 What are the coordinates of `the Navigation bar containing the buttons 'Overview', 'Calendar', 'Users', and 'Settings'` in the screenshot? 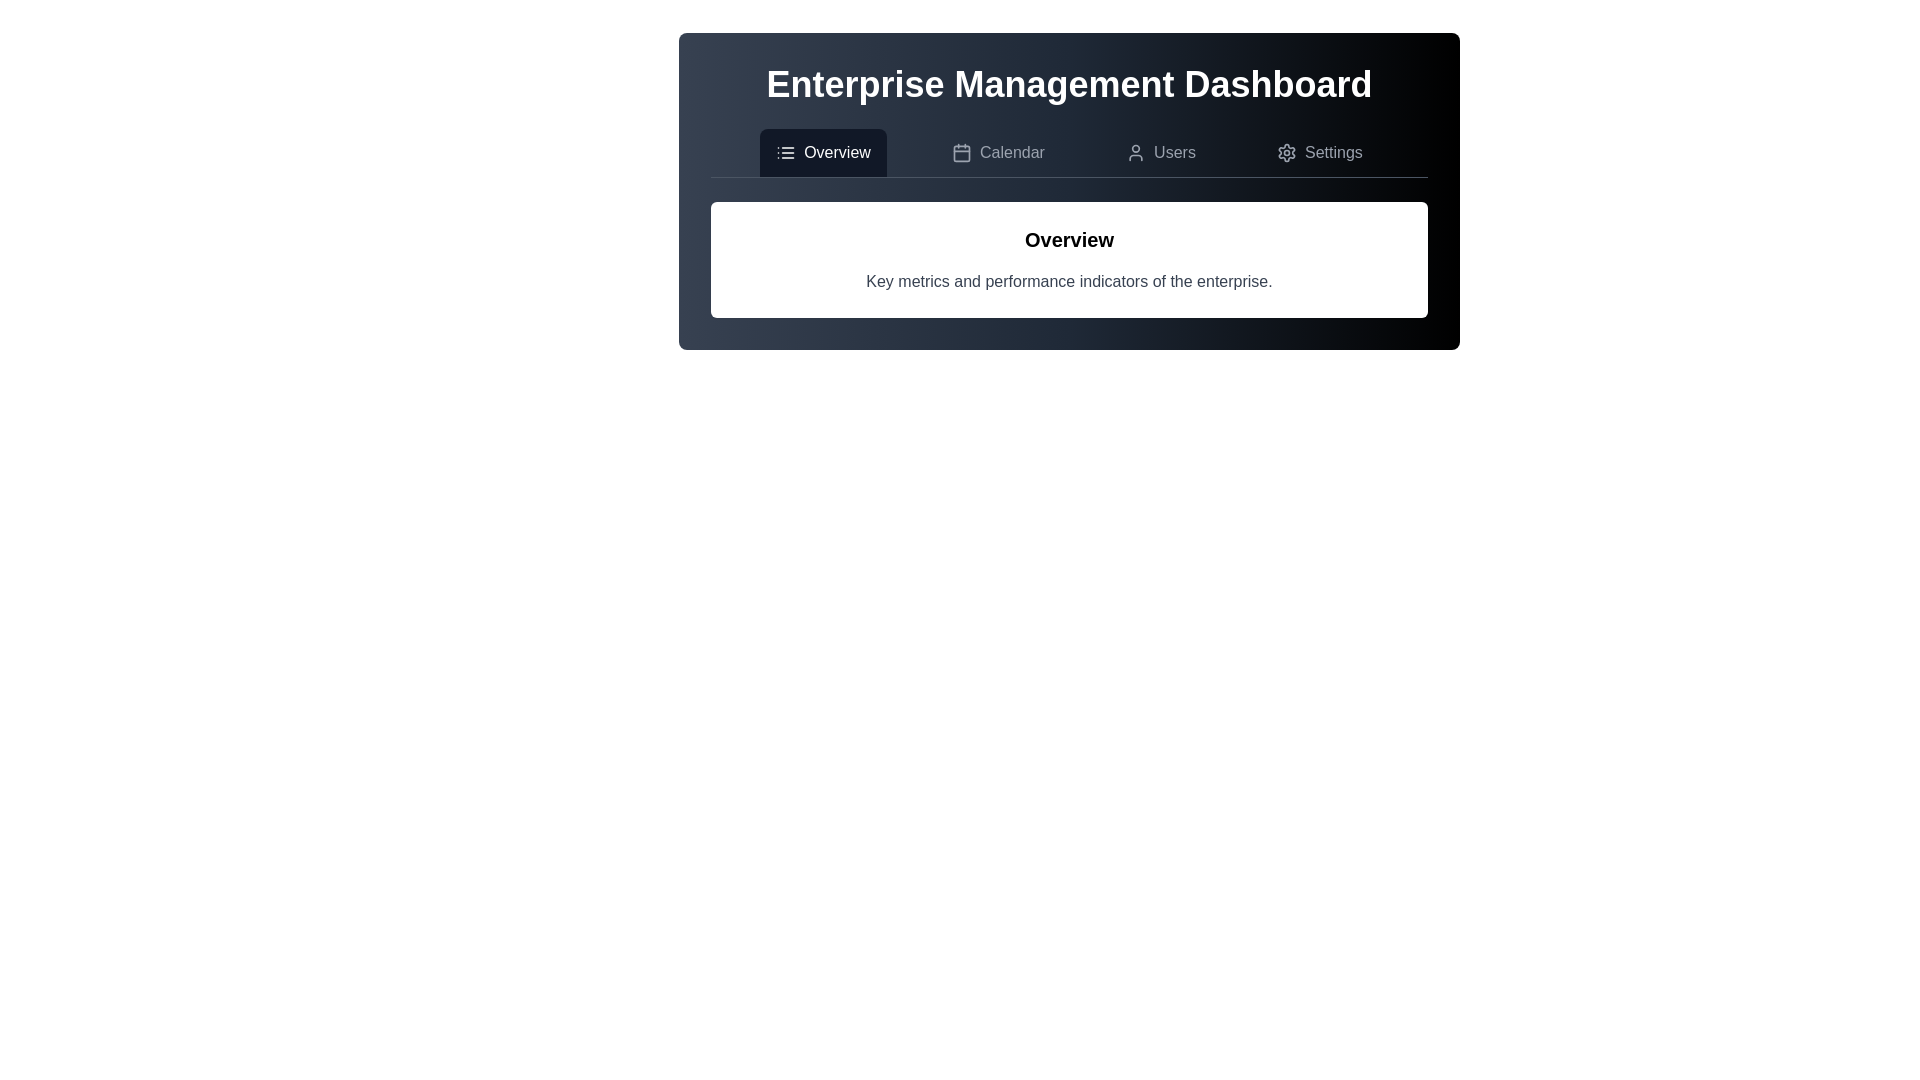 It's located at (1068, 152).